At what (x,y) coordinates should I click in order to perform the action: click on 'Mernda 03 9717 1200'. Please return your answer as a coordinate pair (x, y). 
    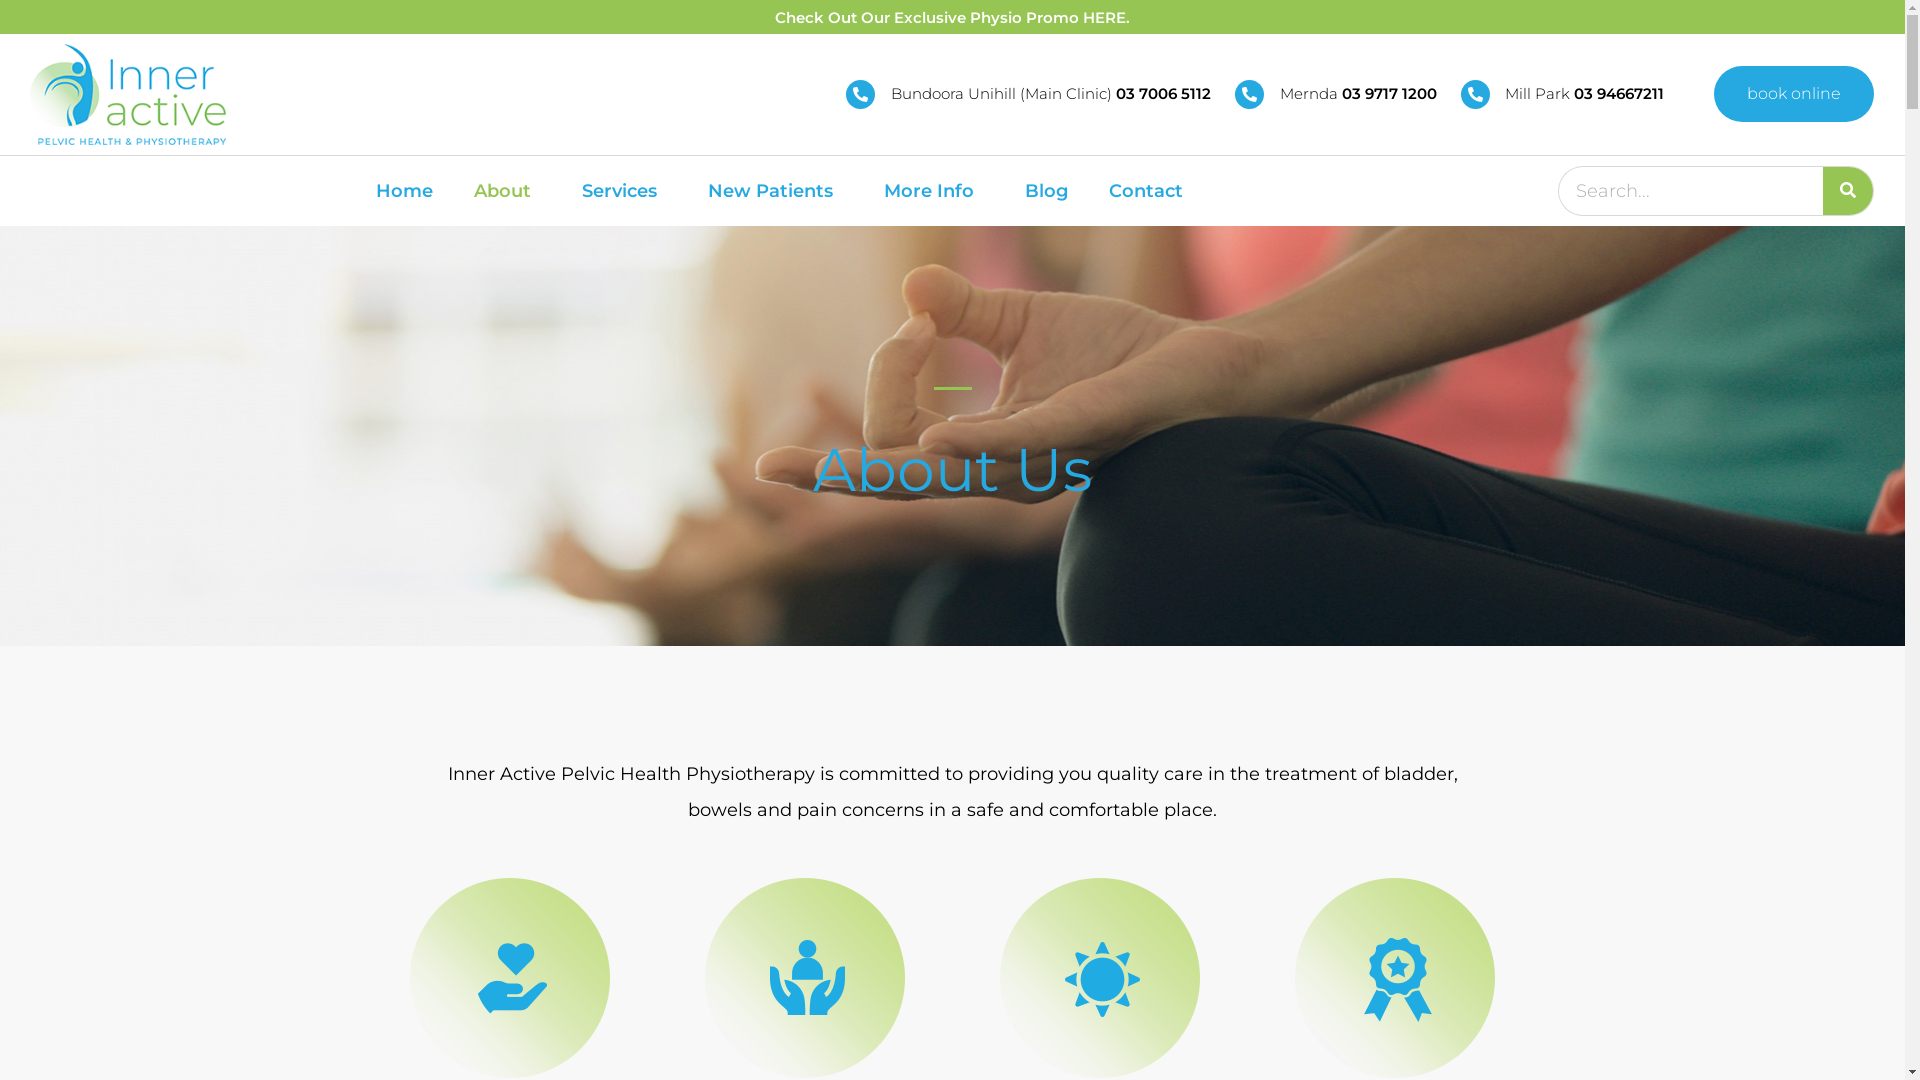
    Looking at the image, I should click on (1233, 94).